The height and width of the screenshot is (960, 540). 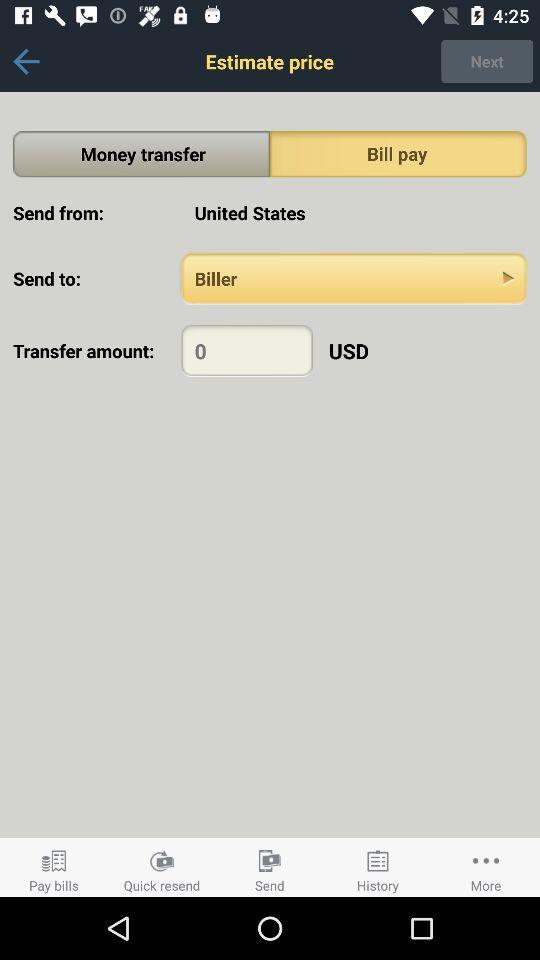 I want to click on amount, so click(x=247, y=350).